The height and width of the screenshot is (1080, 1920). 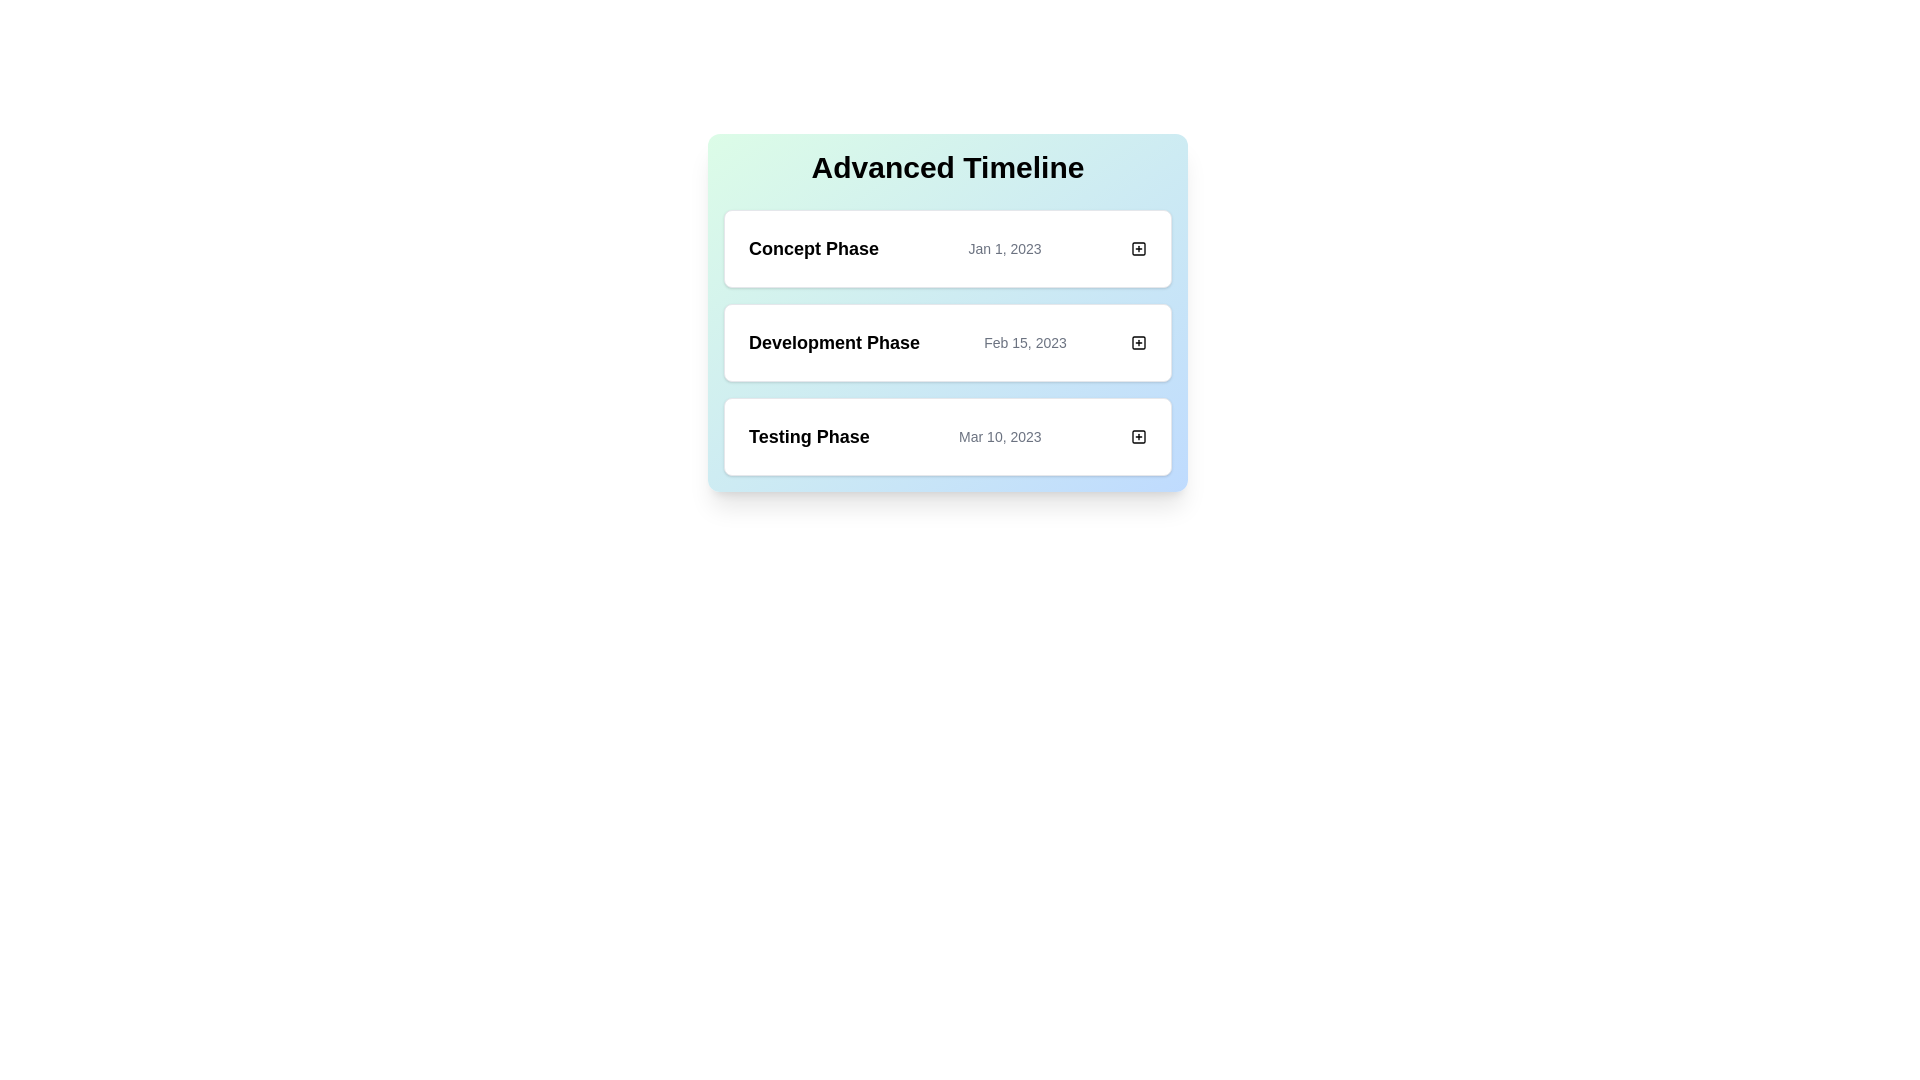 What do you see at coordinates (947, 312) in the screenshot?
I see `the 'Development Phase' card element, which is the second card in the list, displaying a bold title and a date on its right side` at bounding box center [947, 312].